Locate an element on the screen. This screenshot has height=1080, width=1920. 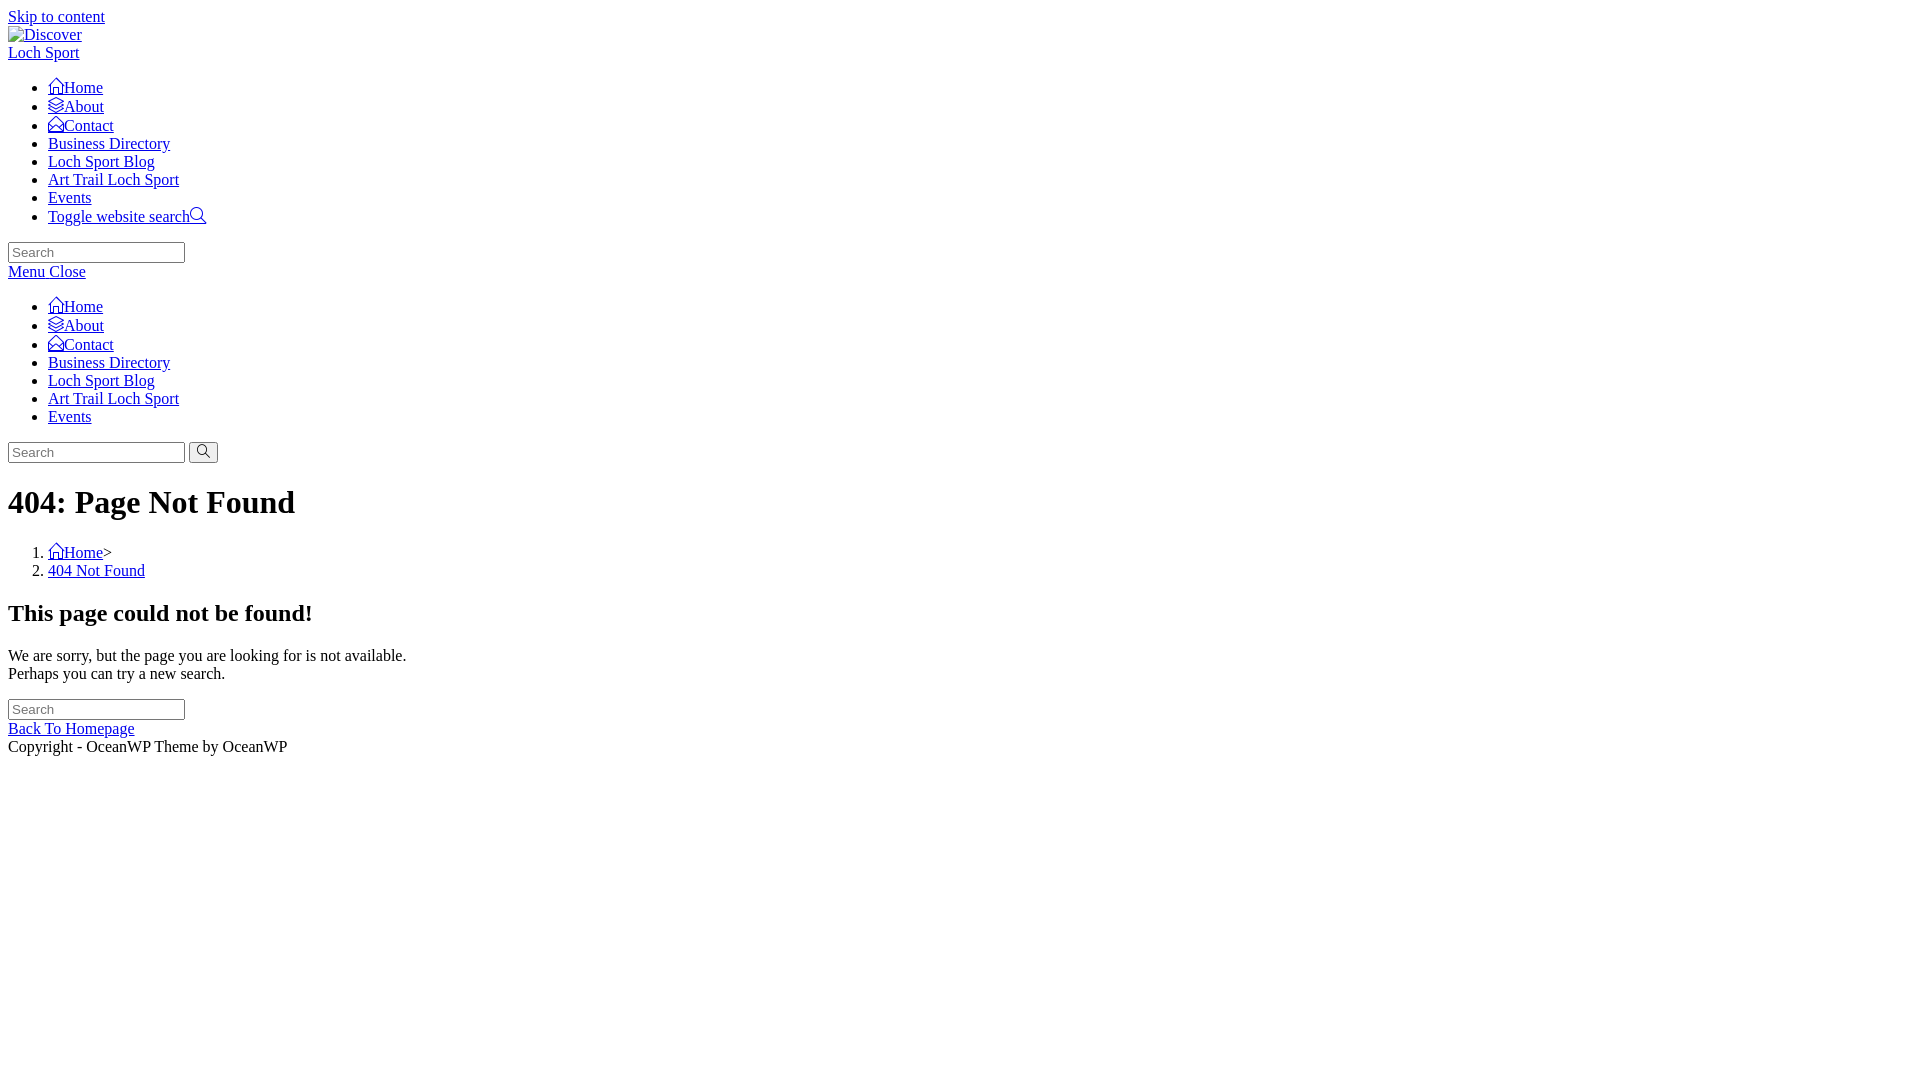
'Business Directory' is located at coordinates (108, 362).